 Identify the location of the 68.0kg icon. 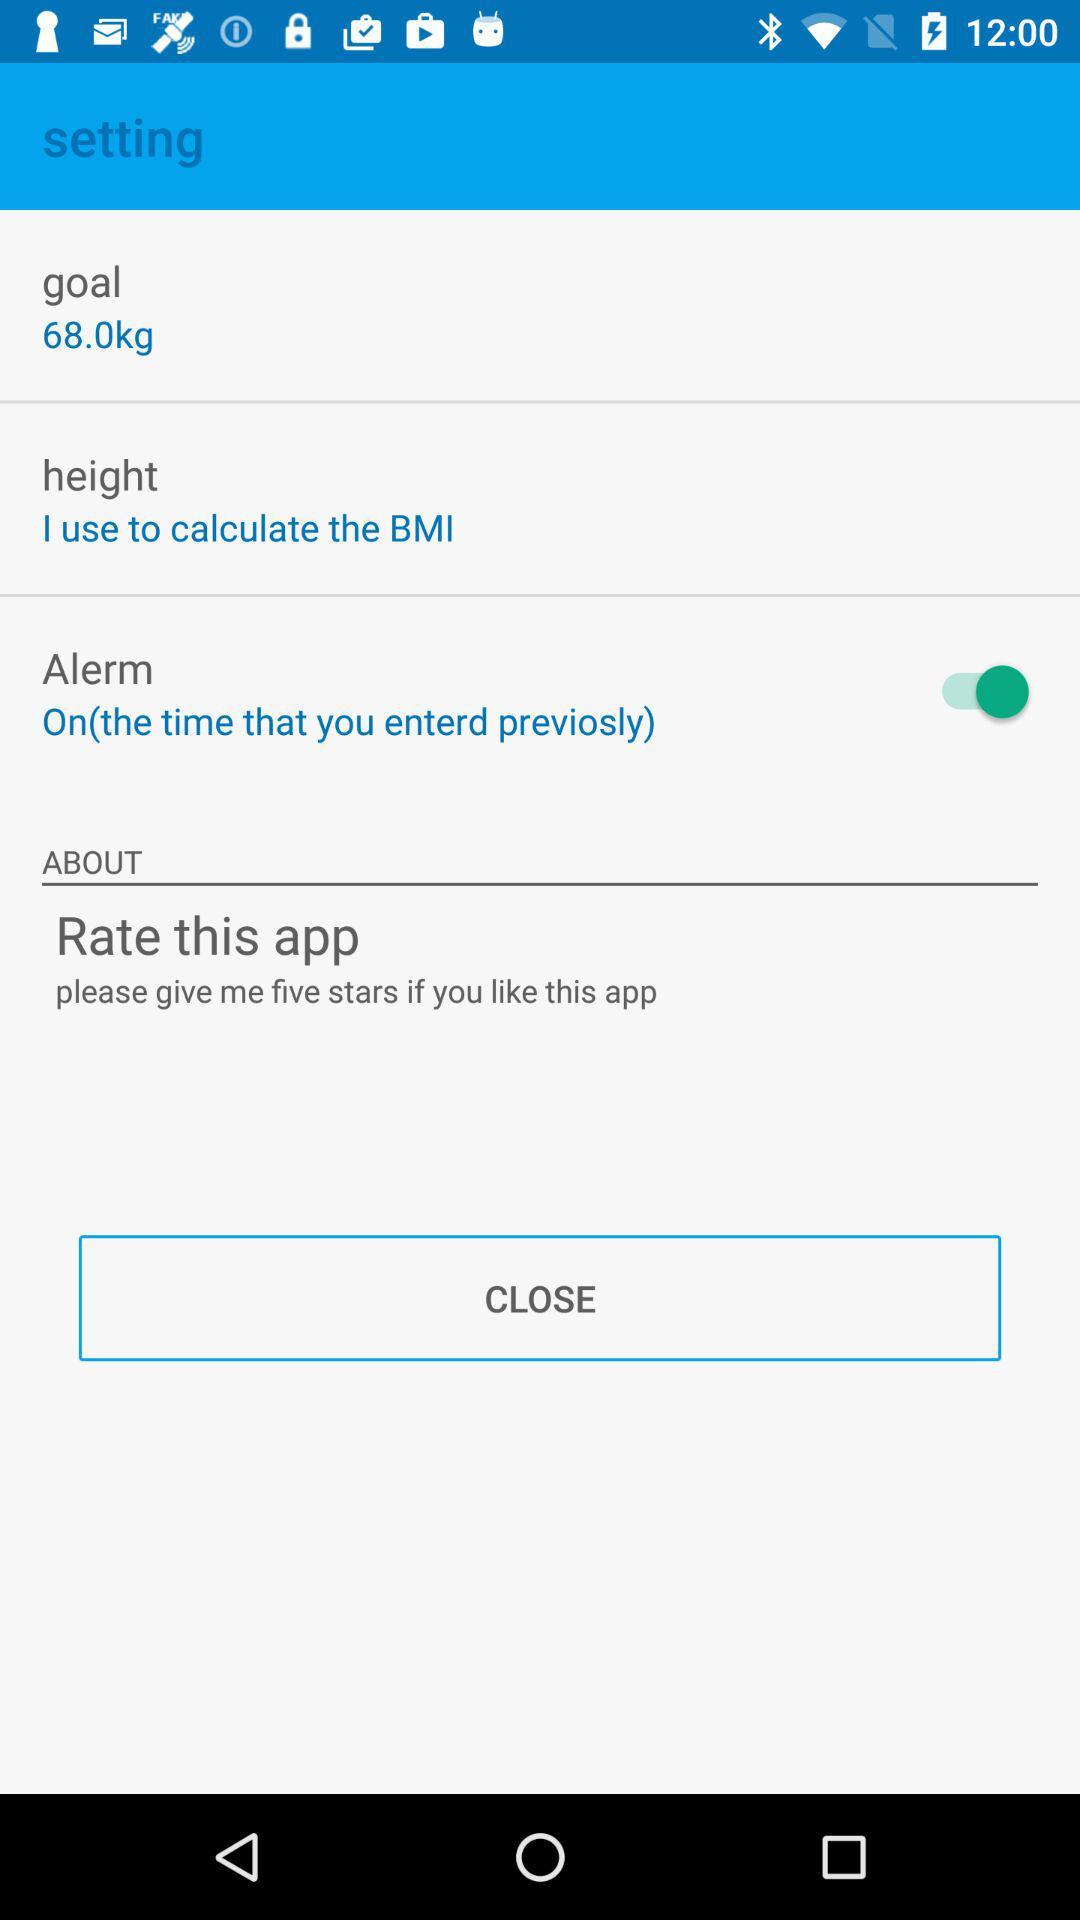
(97, 333).